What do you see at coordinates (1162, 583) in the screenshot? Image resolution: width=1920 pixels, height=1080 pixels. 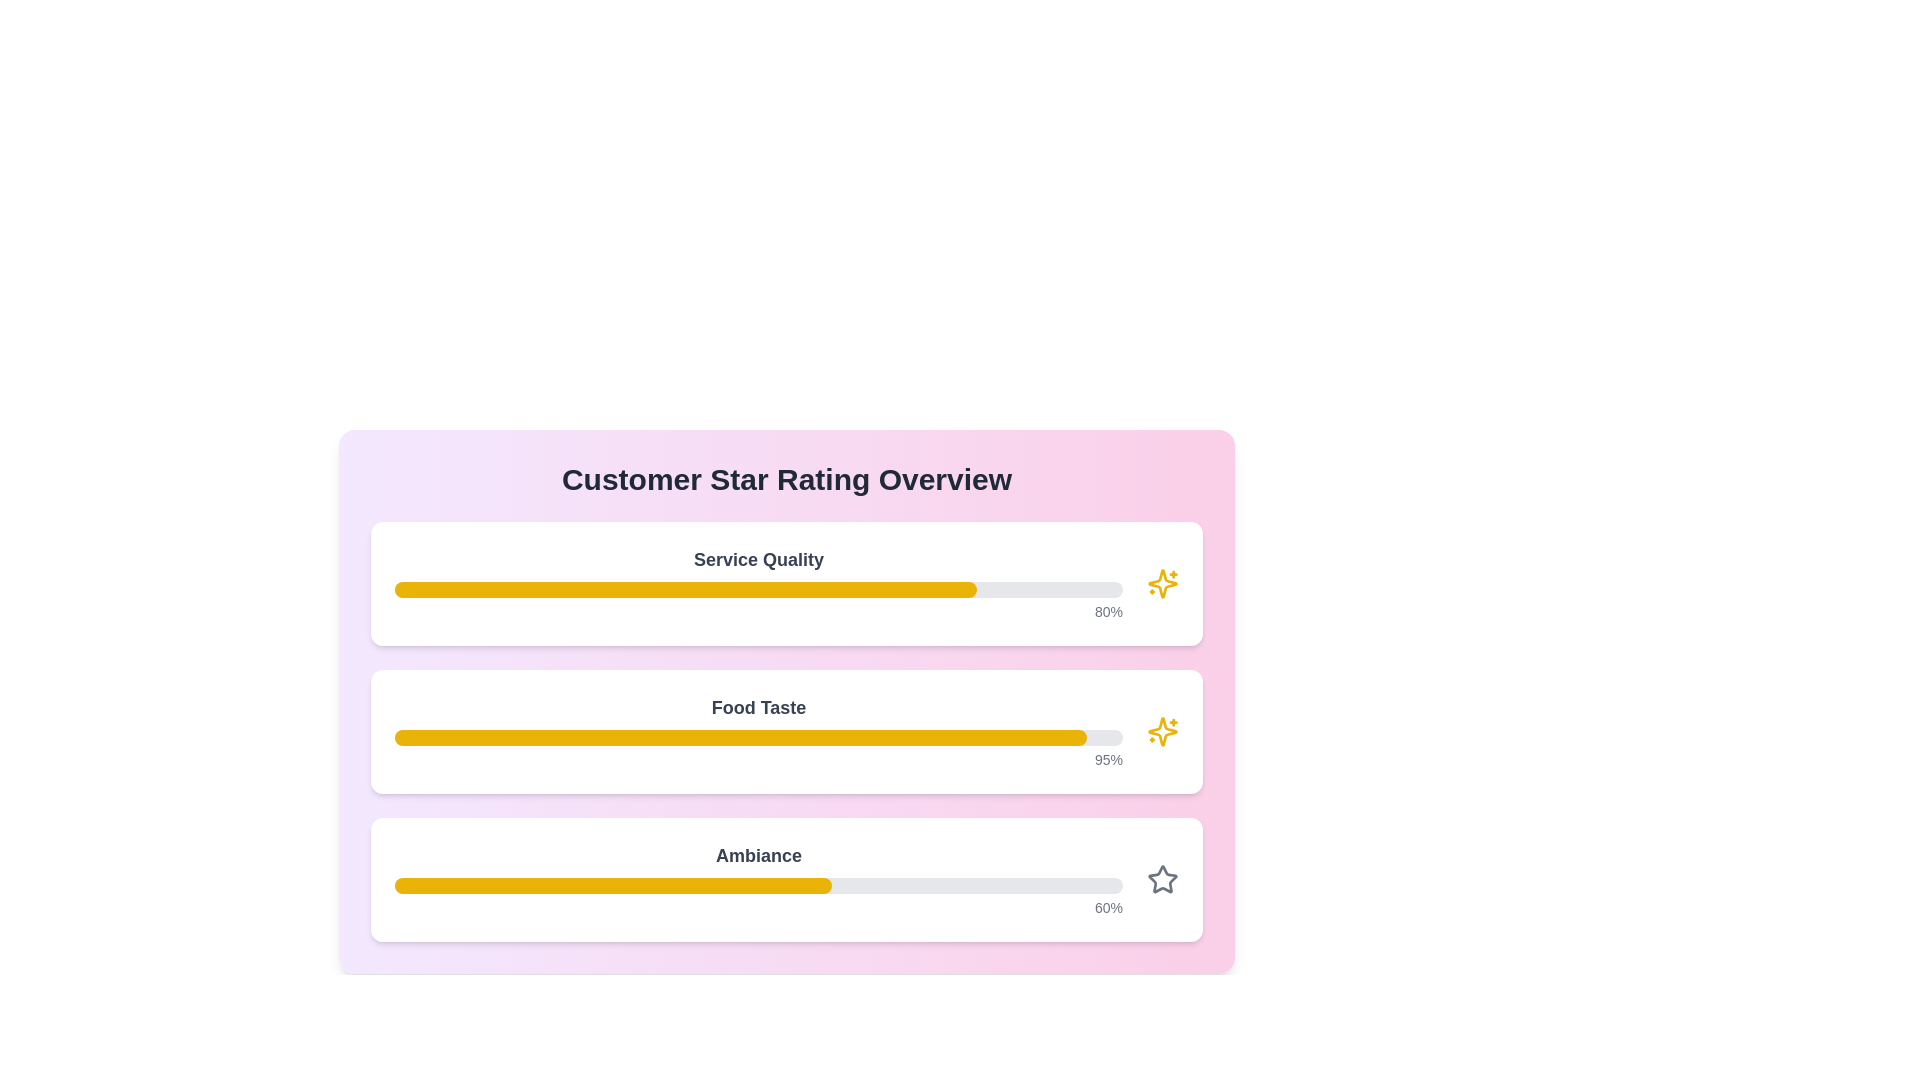 I see `the SVG Icon representing the 'Food Taste' rating in the second rating module` at bounding box center [1162, 583].